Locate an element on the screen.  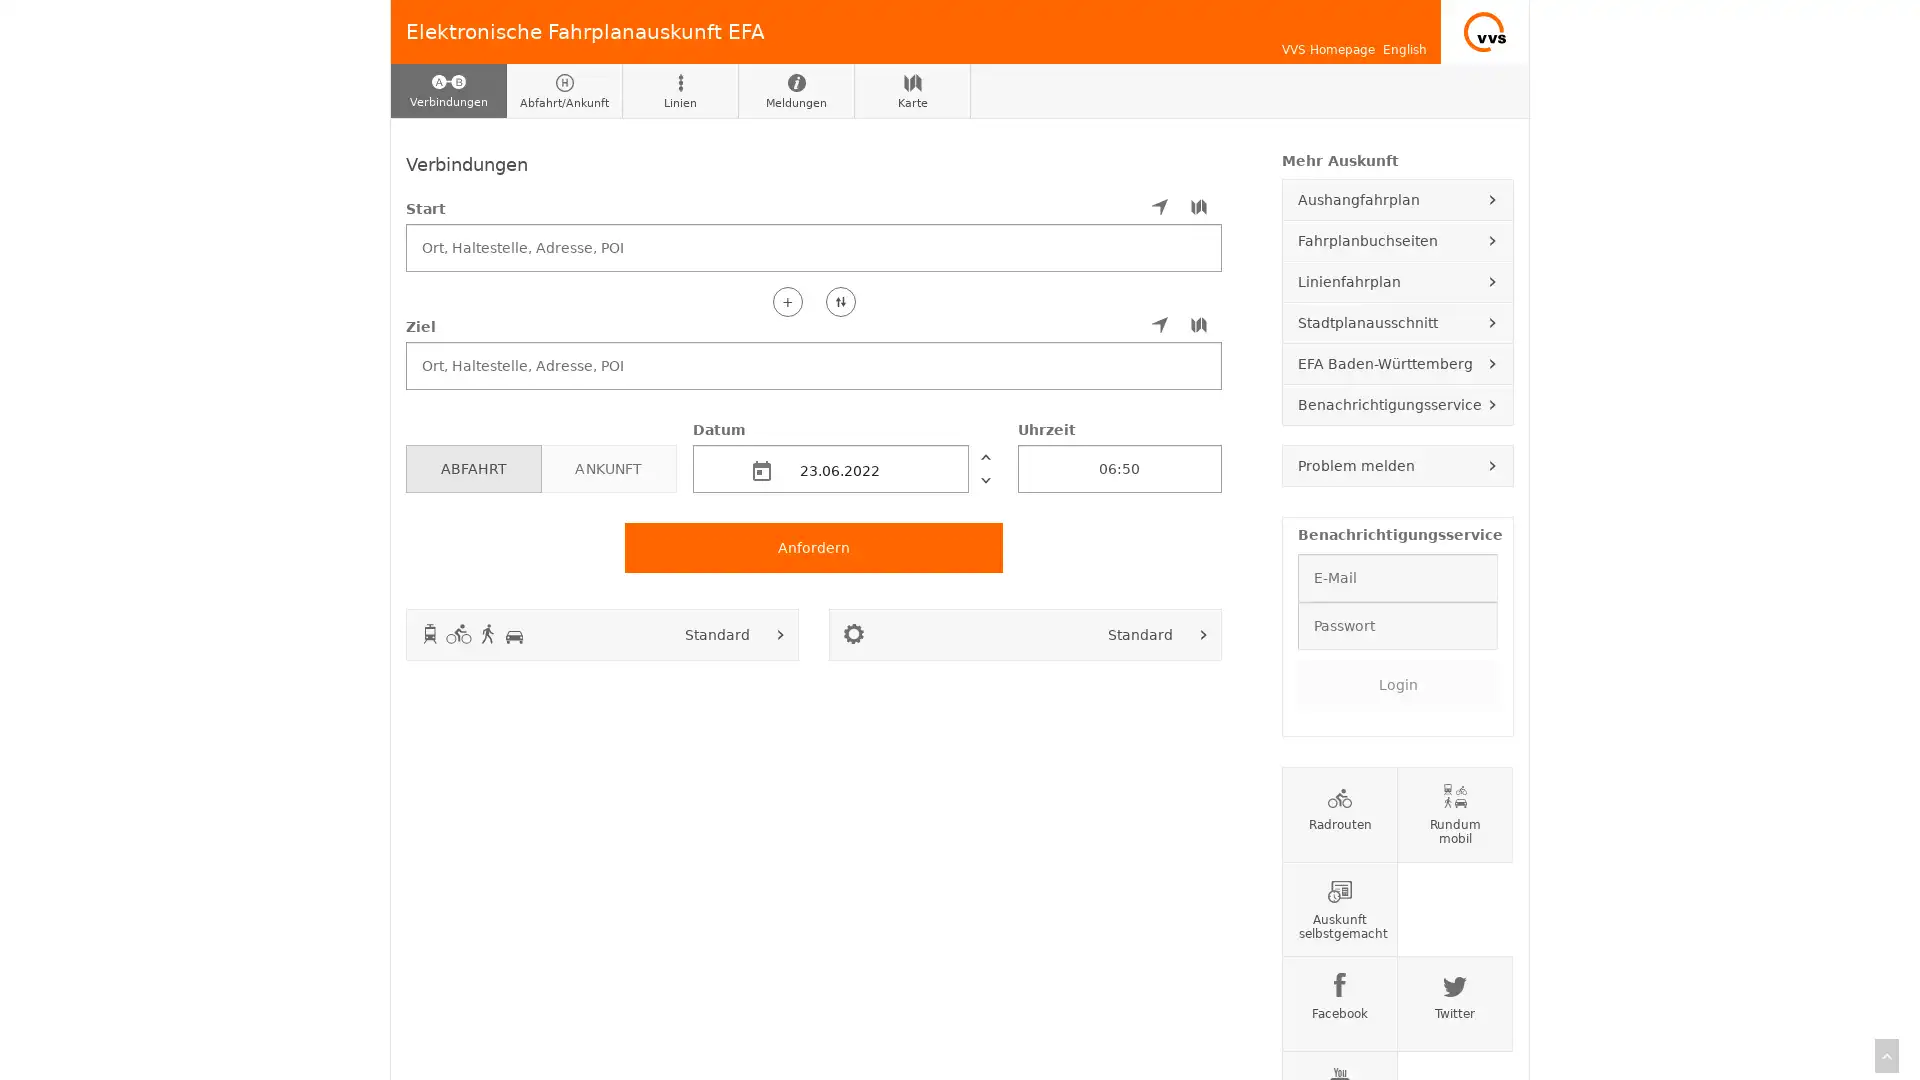
23.06.2022 is located at coordinates (830, 467).